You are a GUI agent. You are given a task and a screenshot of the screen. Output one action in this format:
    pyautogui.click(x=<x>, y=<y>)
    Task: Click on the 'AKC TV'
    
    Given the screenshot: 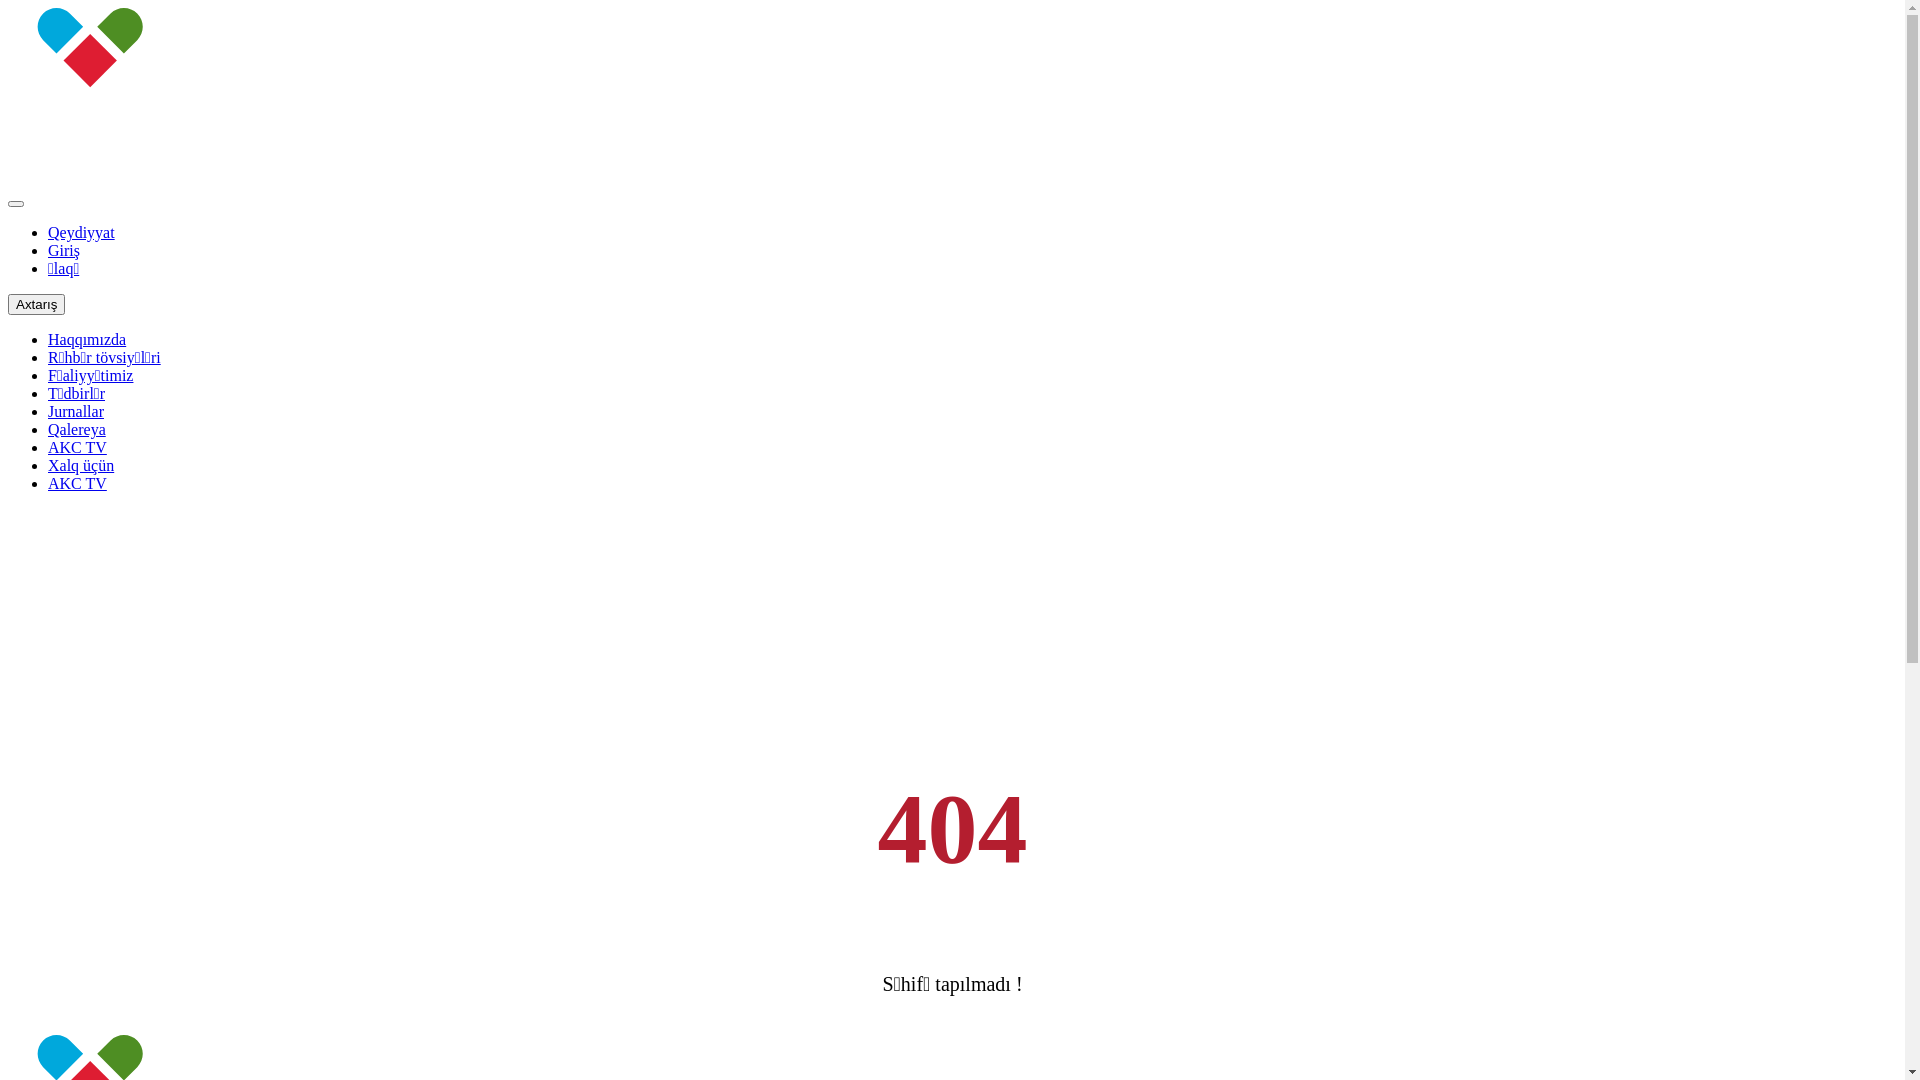 What is the action you would take?
    pyautogui.click(x=77, y=483)
    